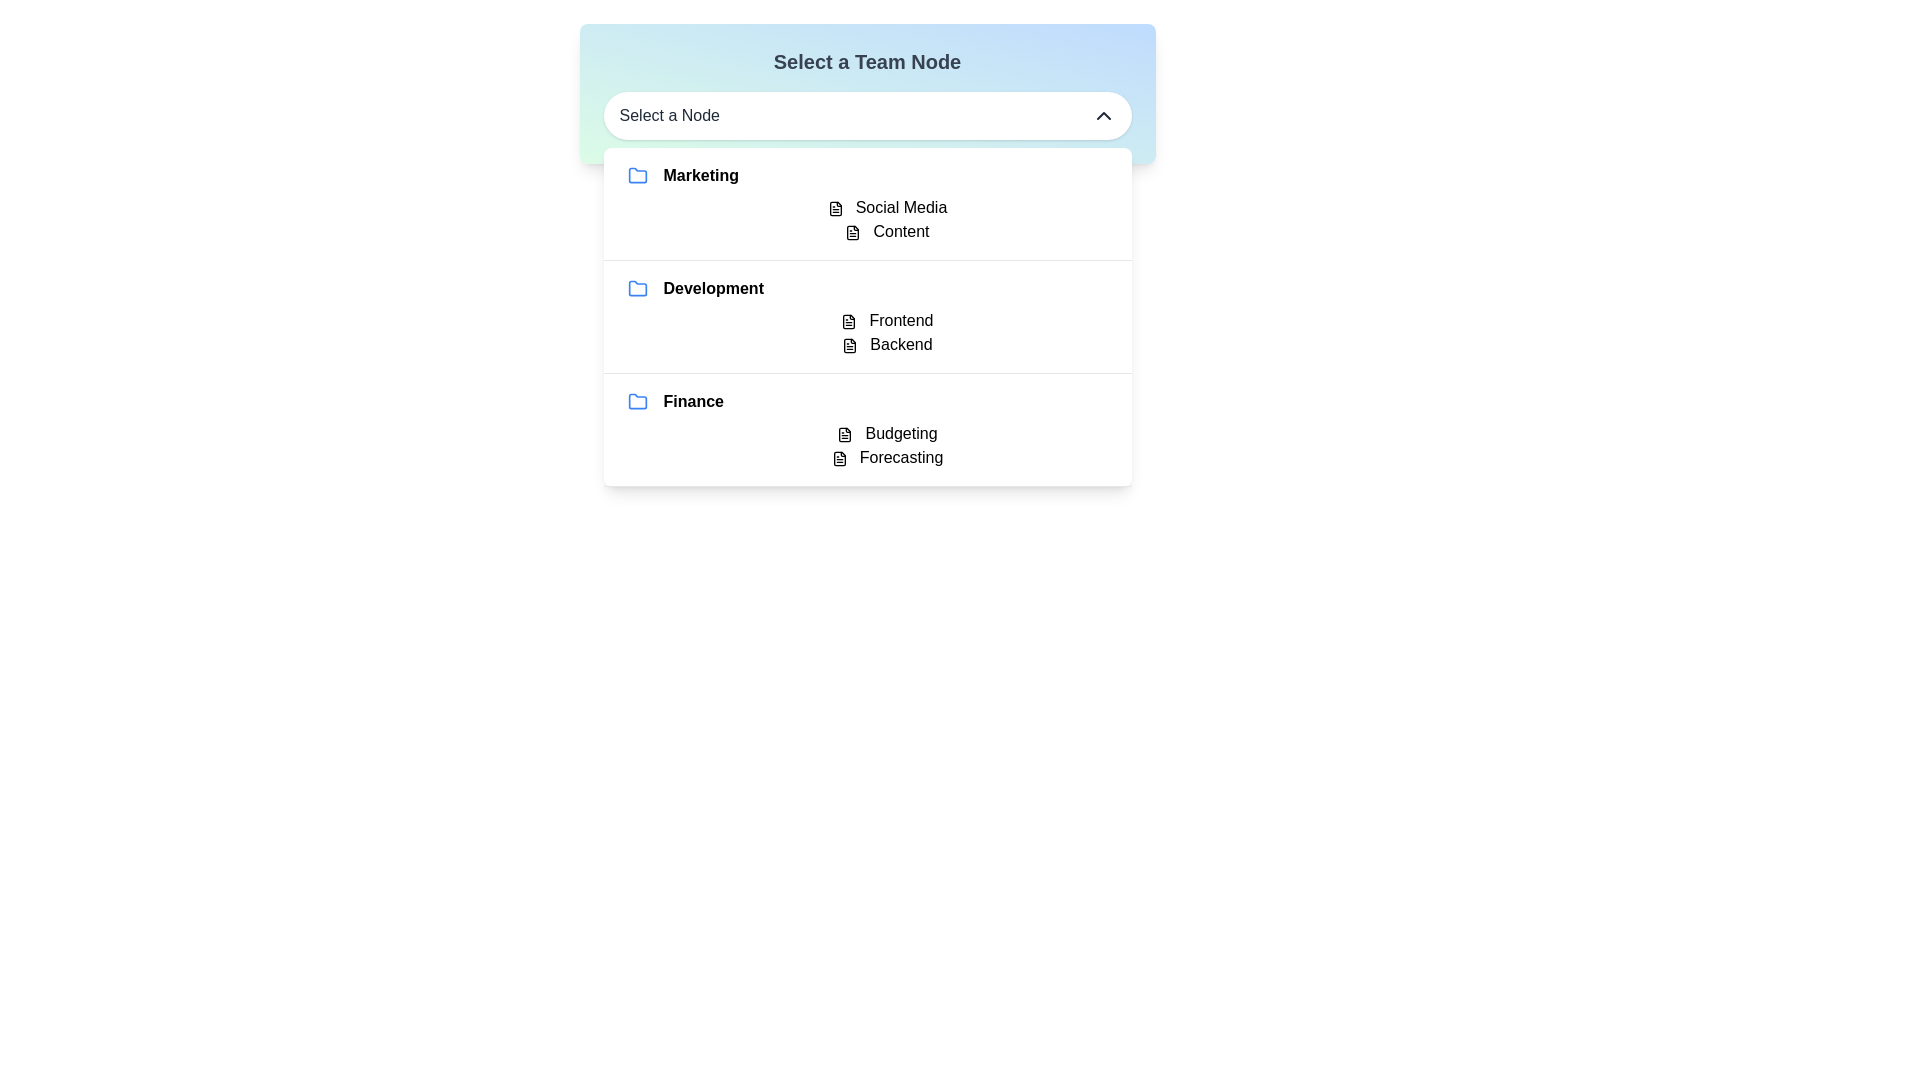 The width and height of the screenshot is (1920, 1080). Describe the element at coordinates (693, 401) in the screenshot. I see `the text label element displaying 'Finance' in bold, which is the third main category under 'Marketing' and 'Development'` at that location.